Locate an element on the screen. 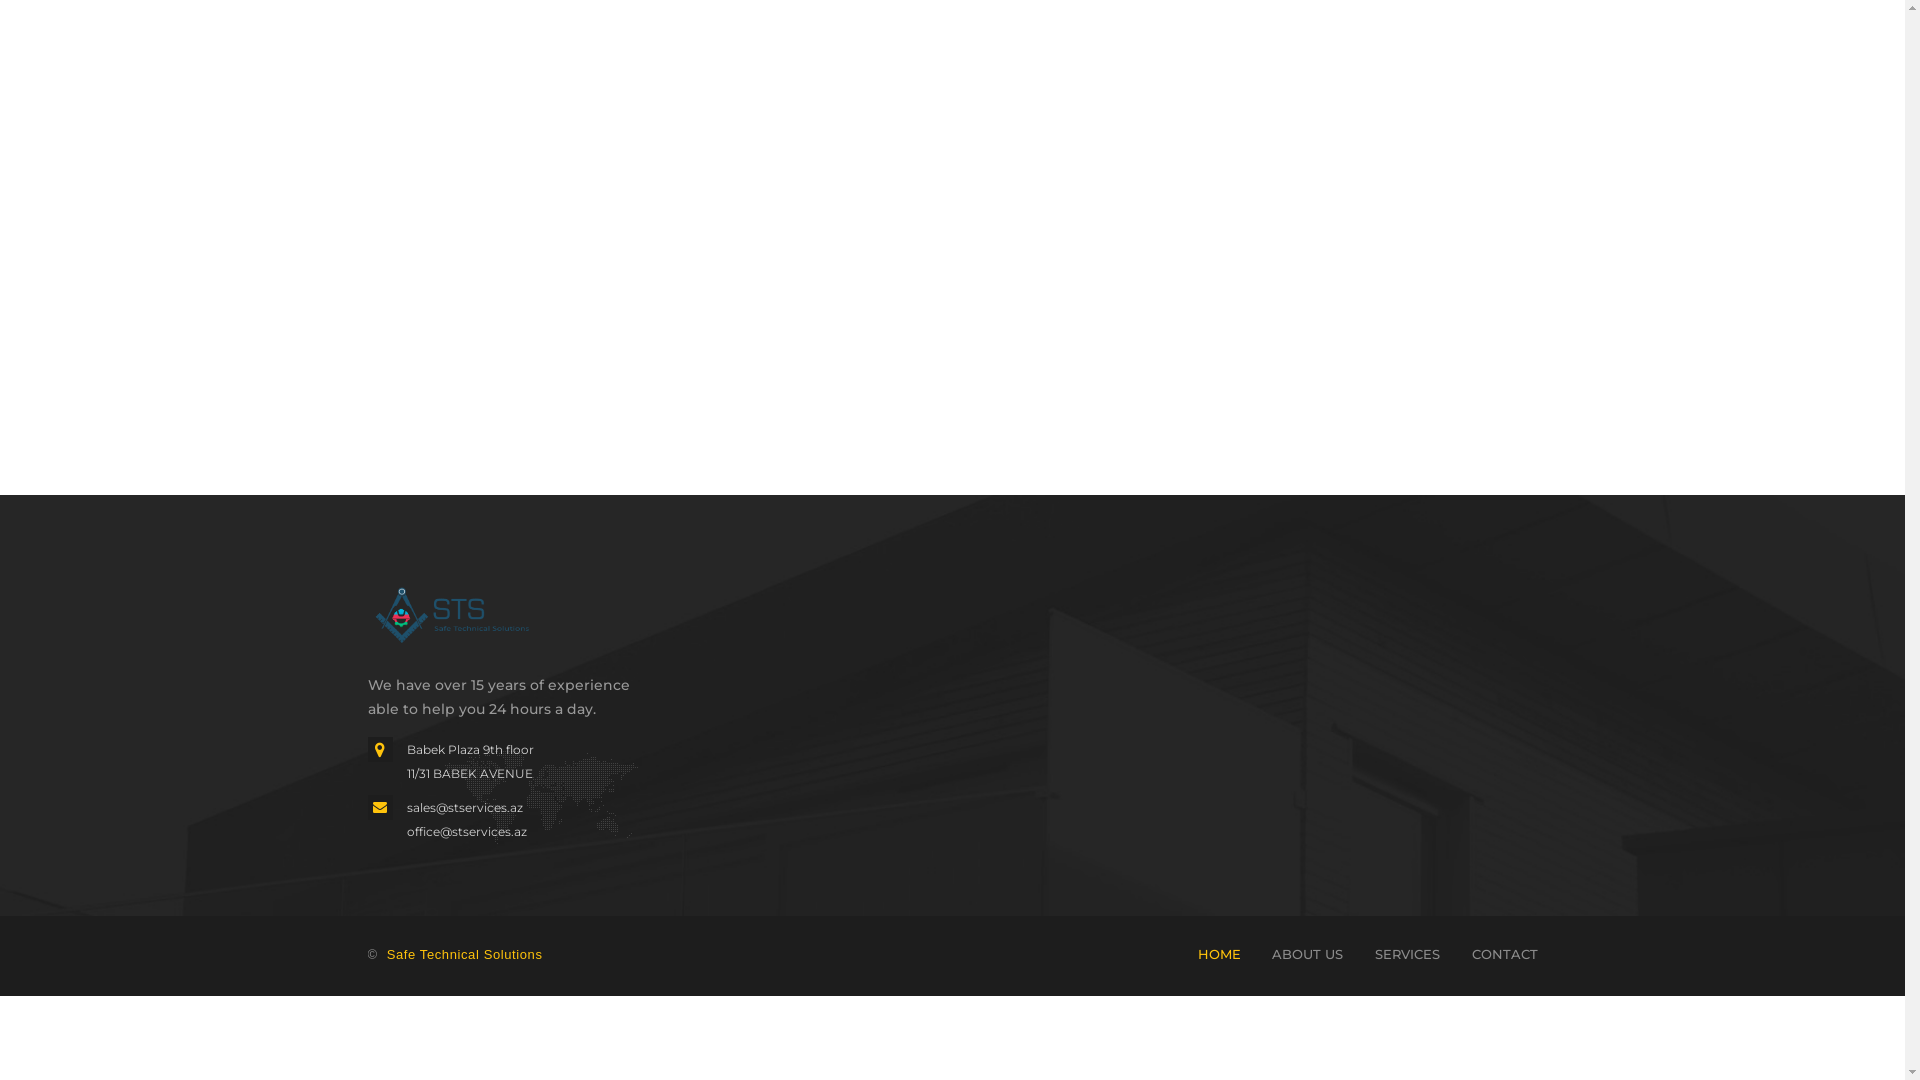 Image resolution: width=1920 pixels, height=1080 pixels. 'HOME' is located at coordinates (1218, 952).